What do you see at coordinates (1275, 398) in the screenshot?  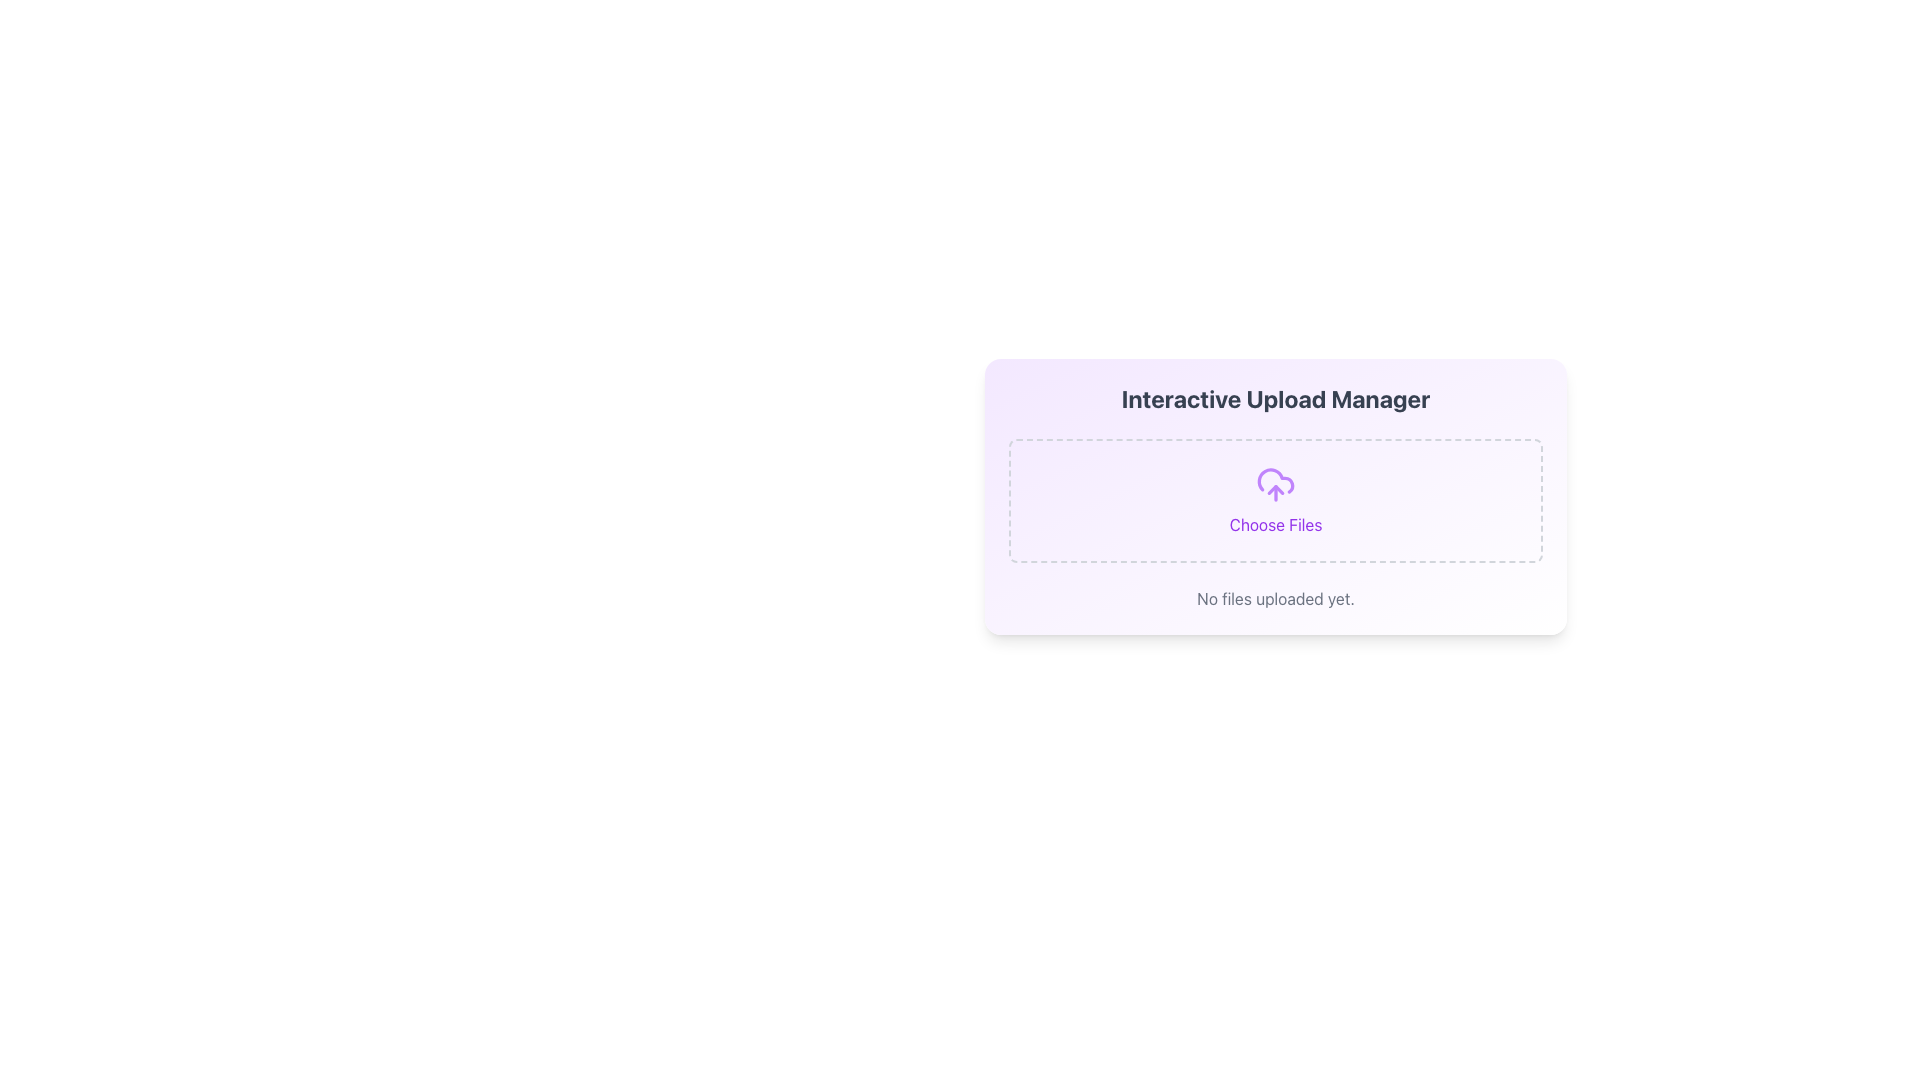 I see `the centered title text 'Interactive Upload Manager' which is prominently displayed in bold dark gray font at the top of the card component` at bounding box center [1275, 398].